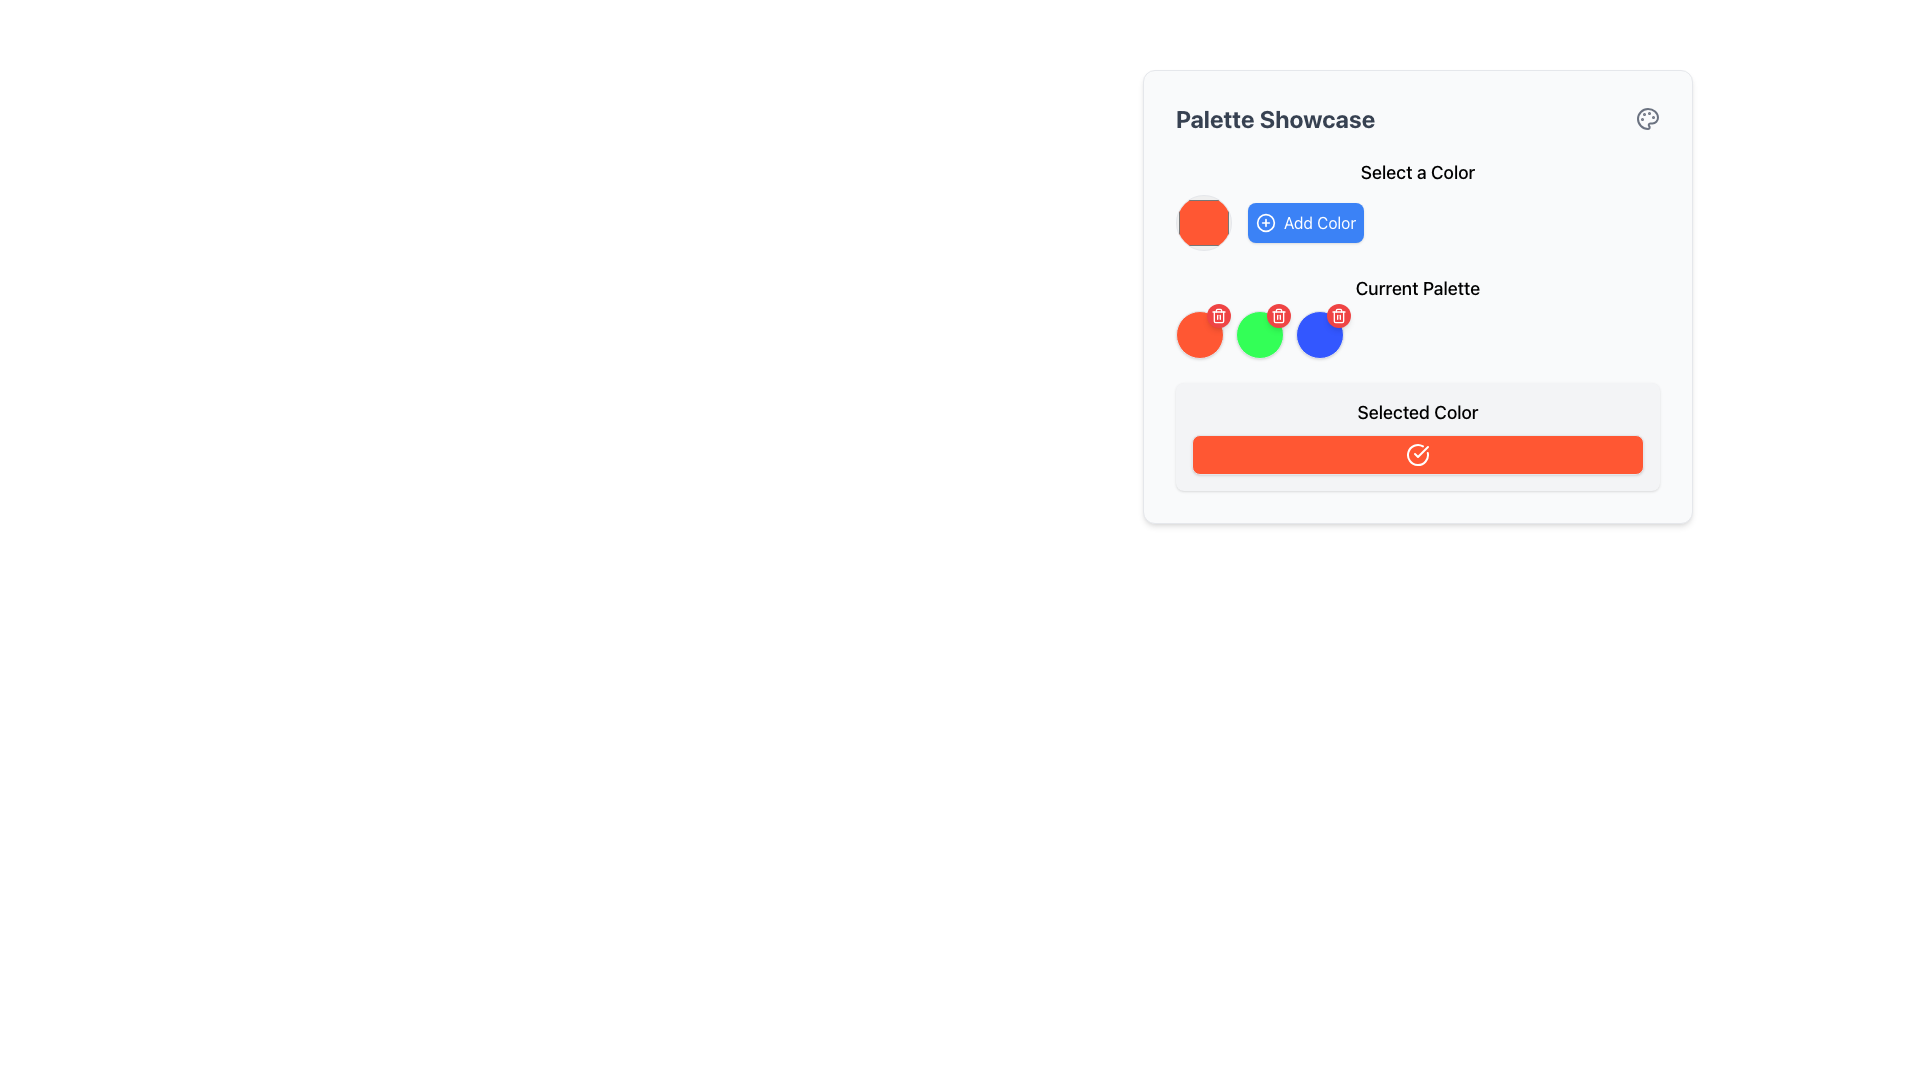 Image resolution: width=1920 pixels, height=1080 pixels. I want to click on the delete button located in the top-right corner of the blue circle in the 'Current Palette', so click(1339, 315).